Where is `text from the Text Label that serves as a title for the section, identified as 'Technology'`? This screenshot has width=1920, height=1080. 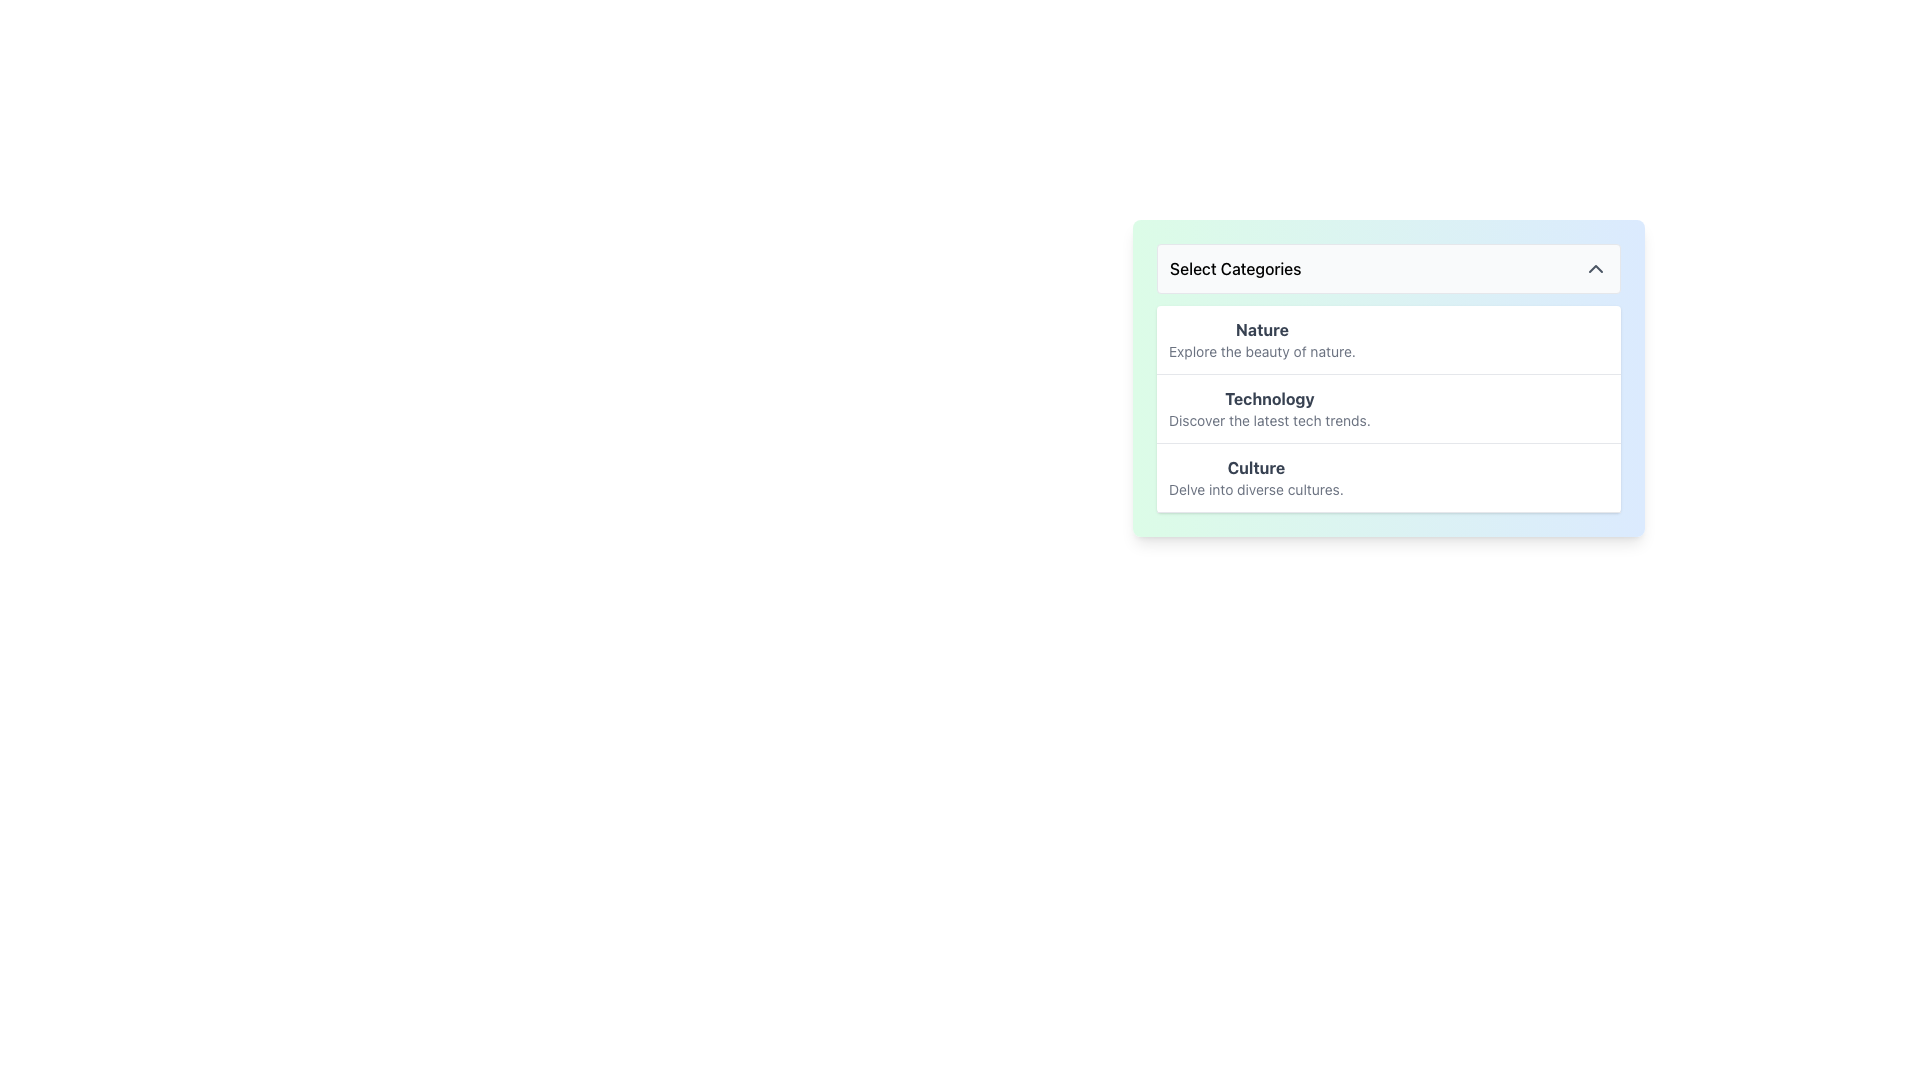 text from the Text Label that serves as a title for the section, identified as 'Technology' is located at coordinates (1268, 398).